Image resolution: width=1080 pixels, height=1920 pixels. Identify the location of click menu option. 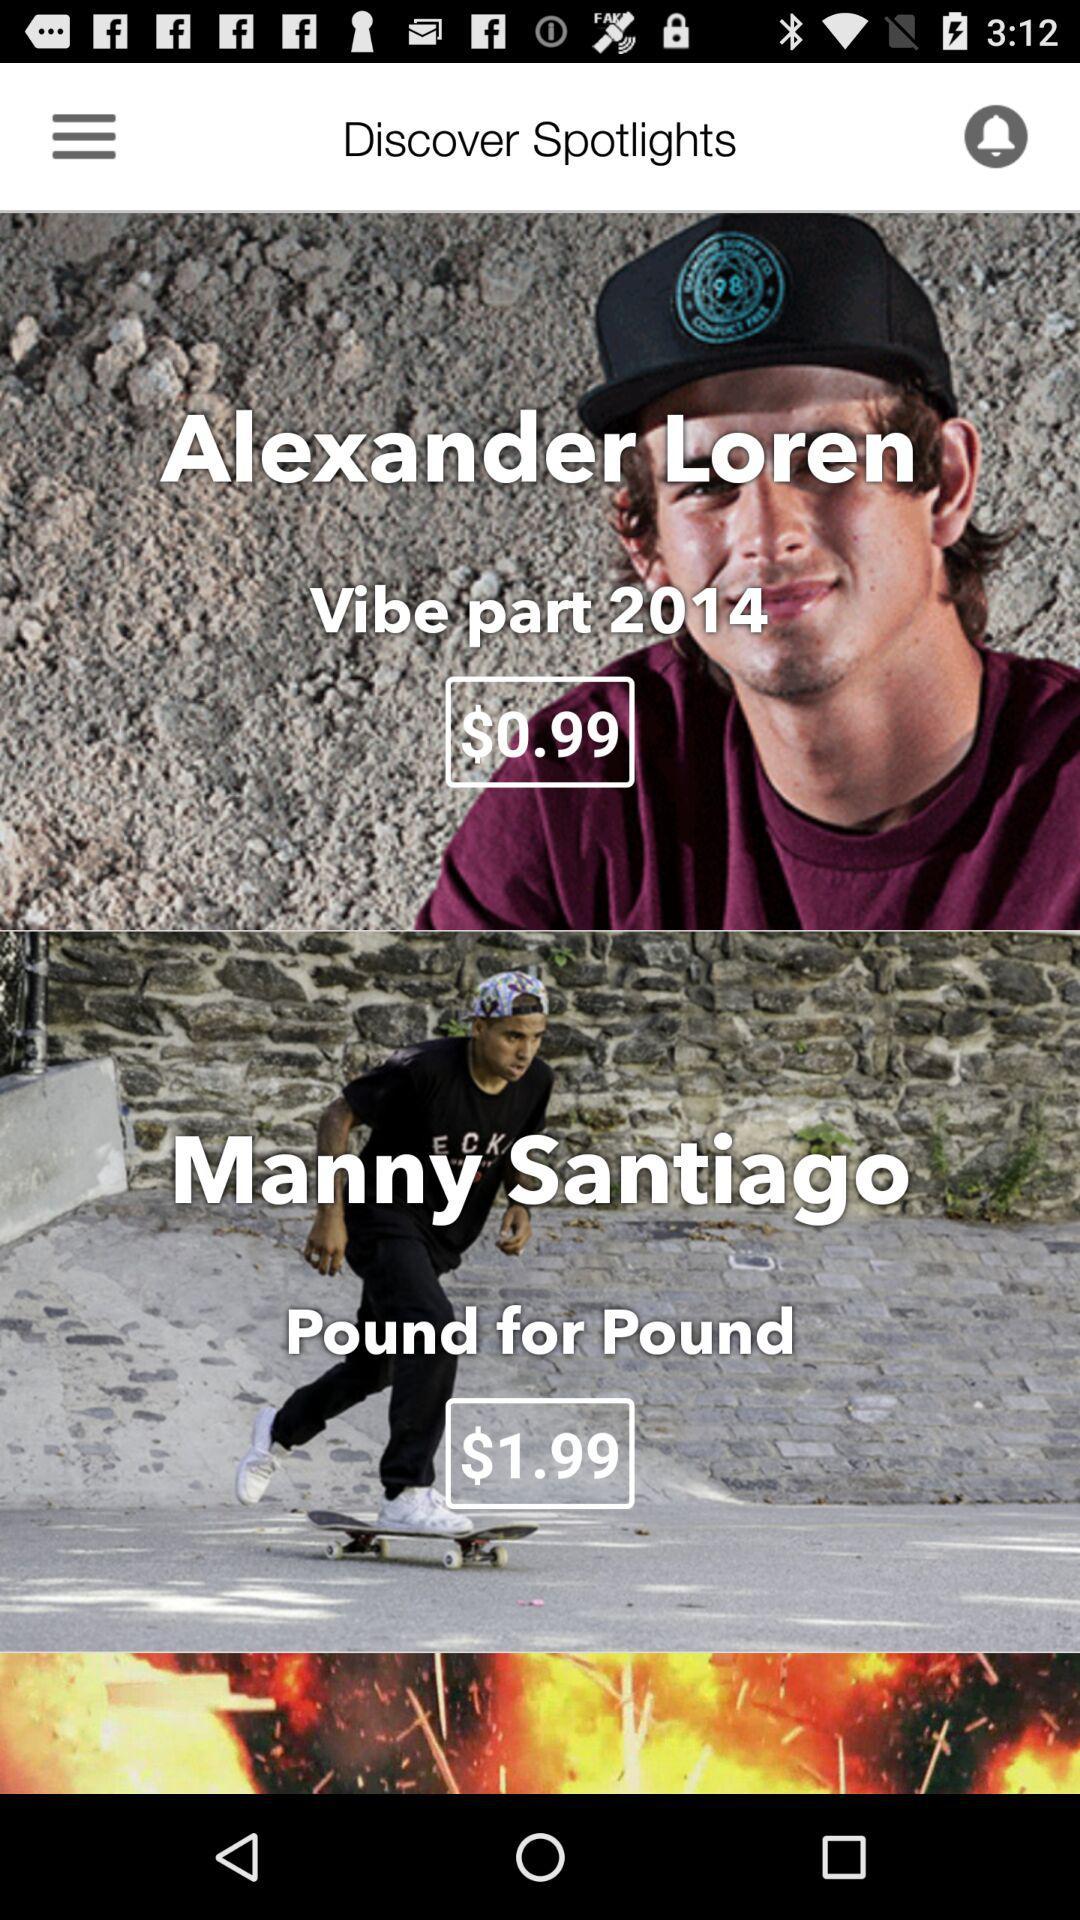
(83, 135).